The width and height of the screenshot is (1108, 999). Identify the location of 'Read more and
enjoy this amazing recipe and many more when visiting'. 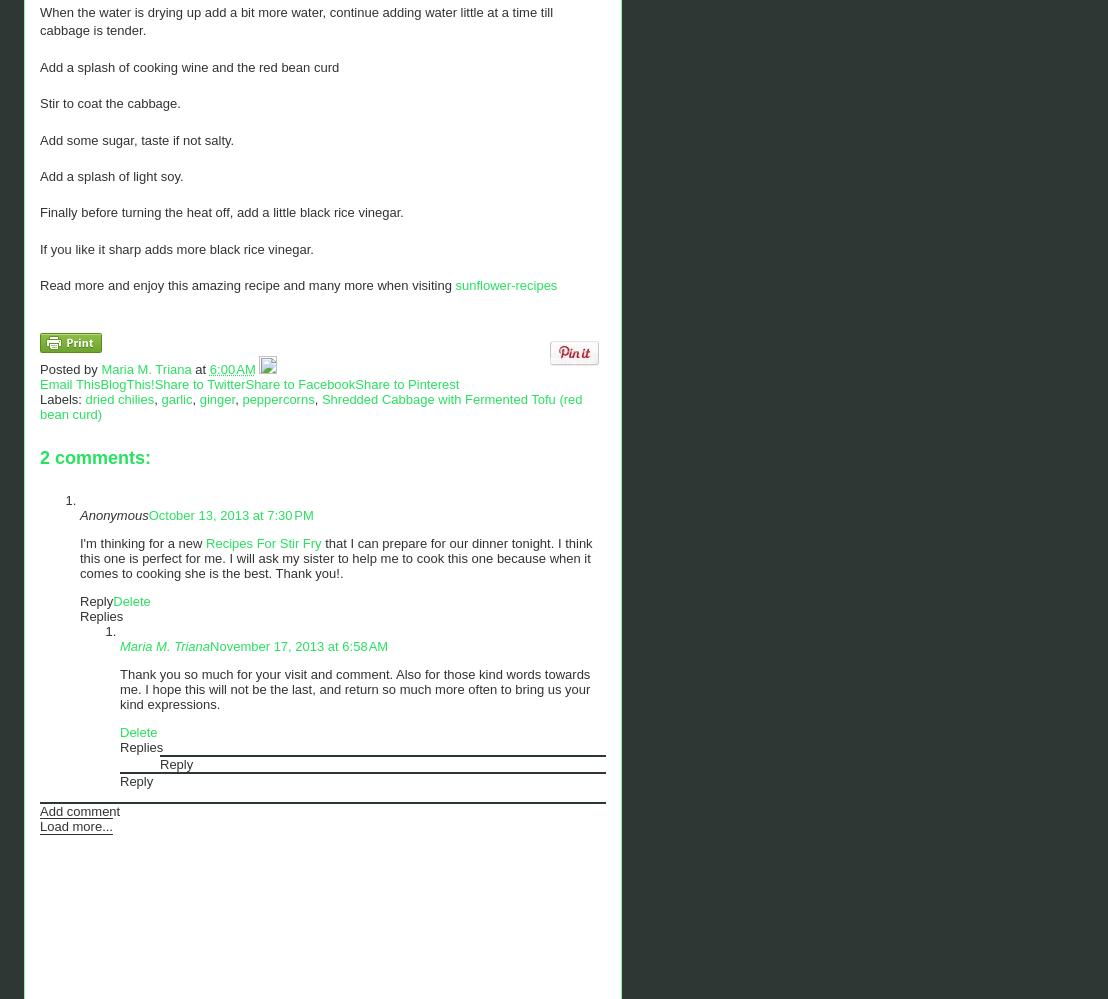
(39, 284).